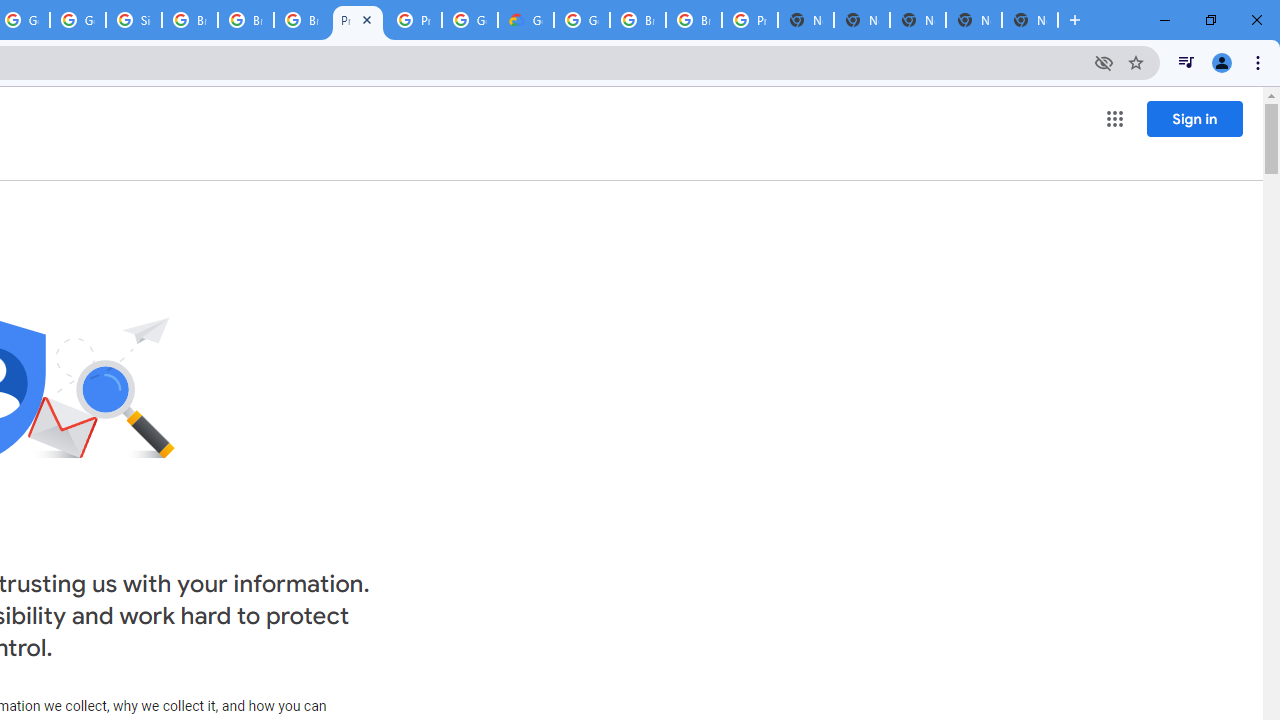 Image resolution: width=1280 pixels, height=720 pixels. What do you see at coordinates (1194, 118) in the screenshot?
I see `'Sign in'` at bounding box center [1194, 118].